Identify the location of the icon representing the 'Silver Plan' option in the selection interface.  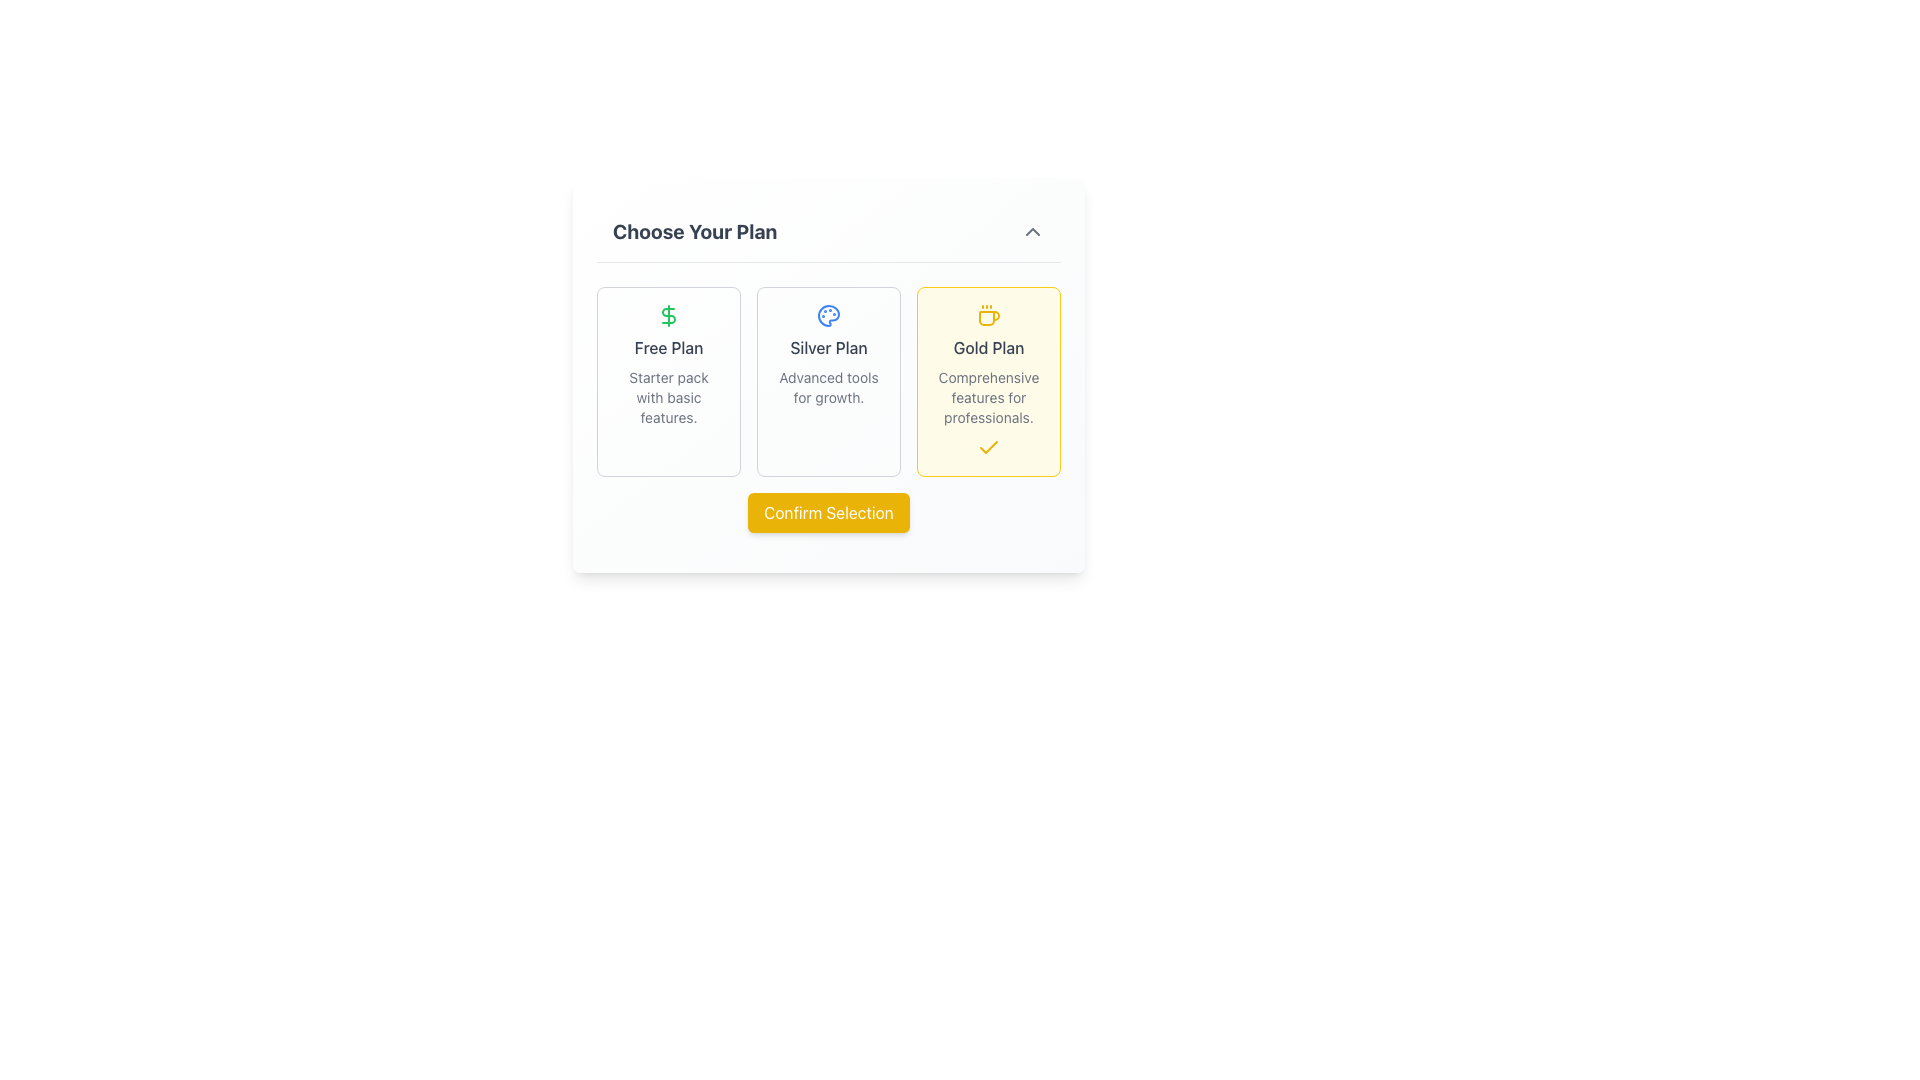
(829, 315).